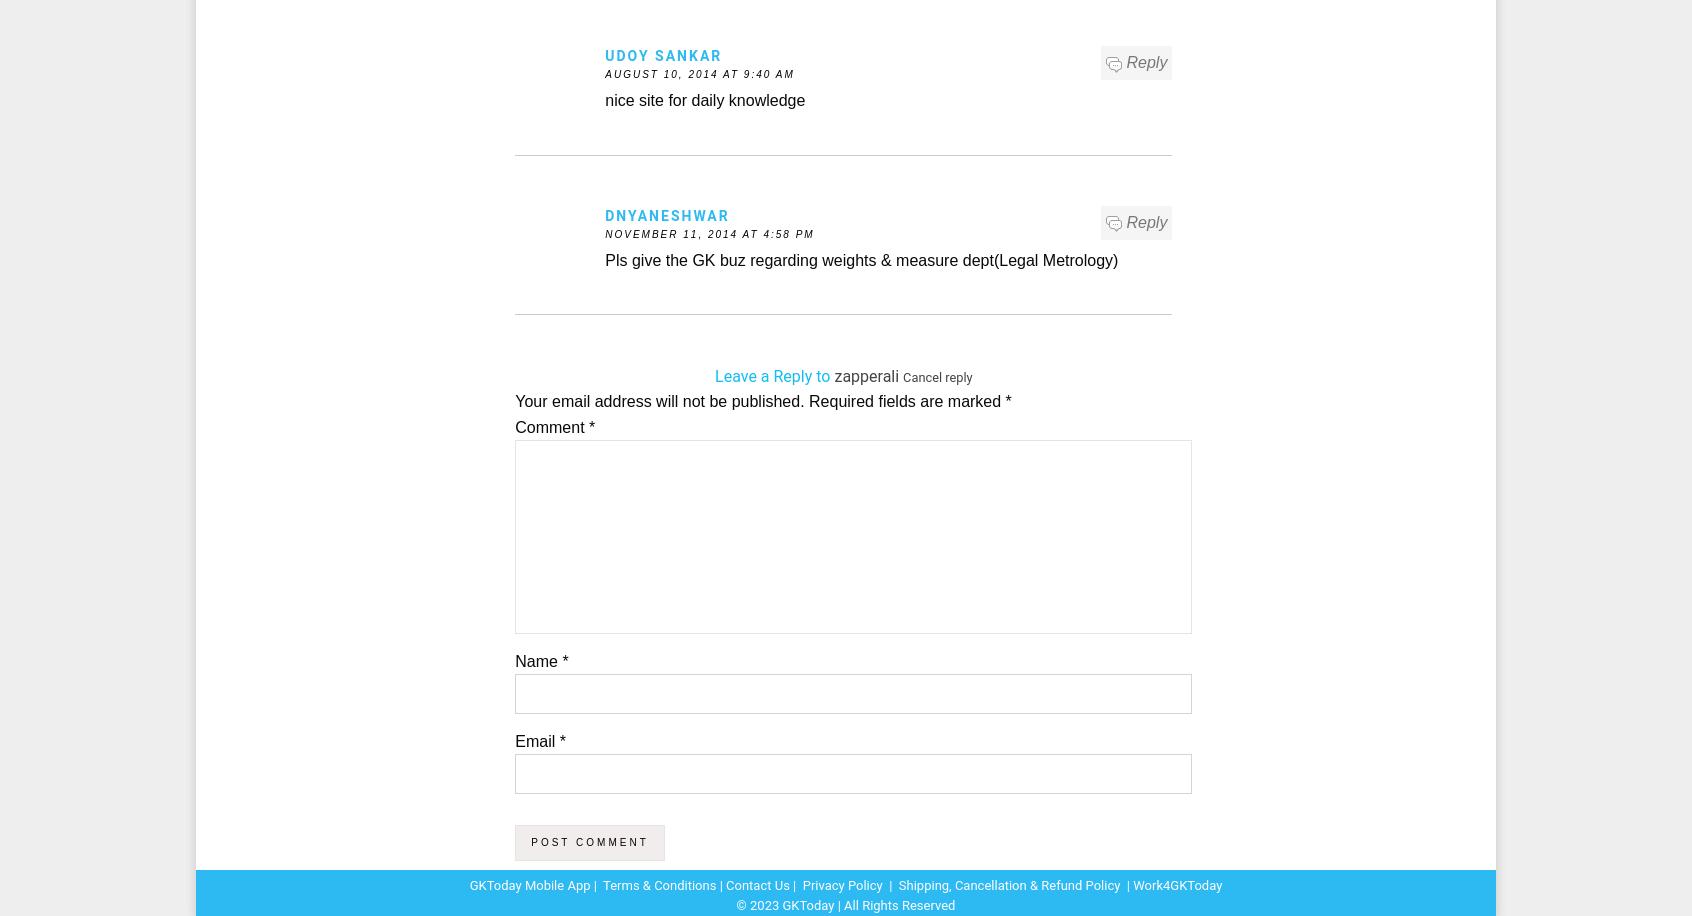 This screenshot has width=1692, height=916. I want to click on 'Comment', so click(515, 425).